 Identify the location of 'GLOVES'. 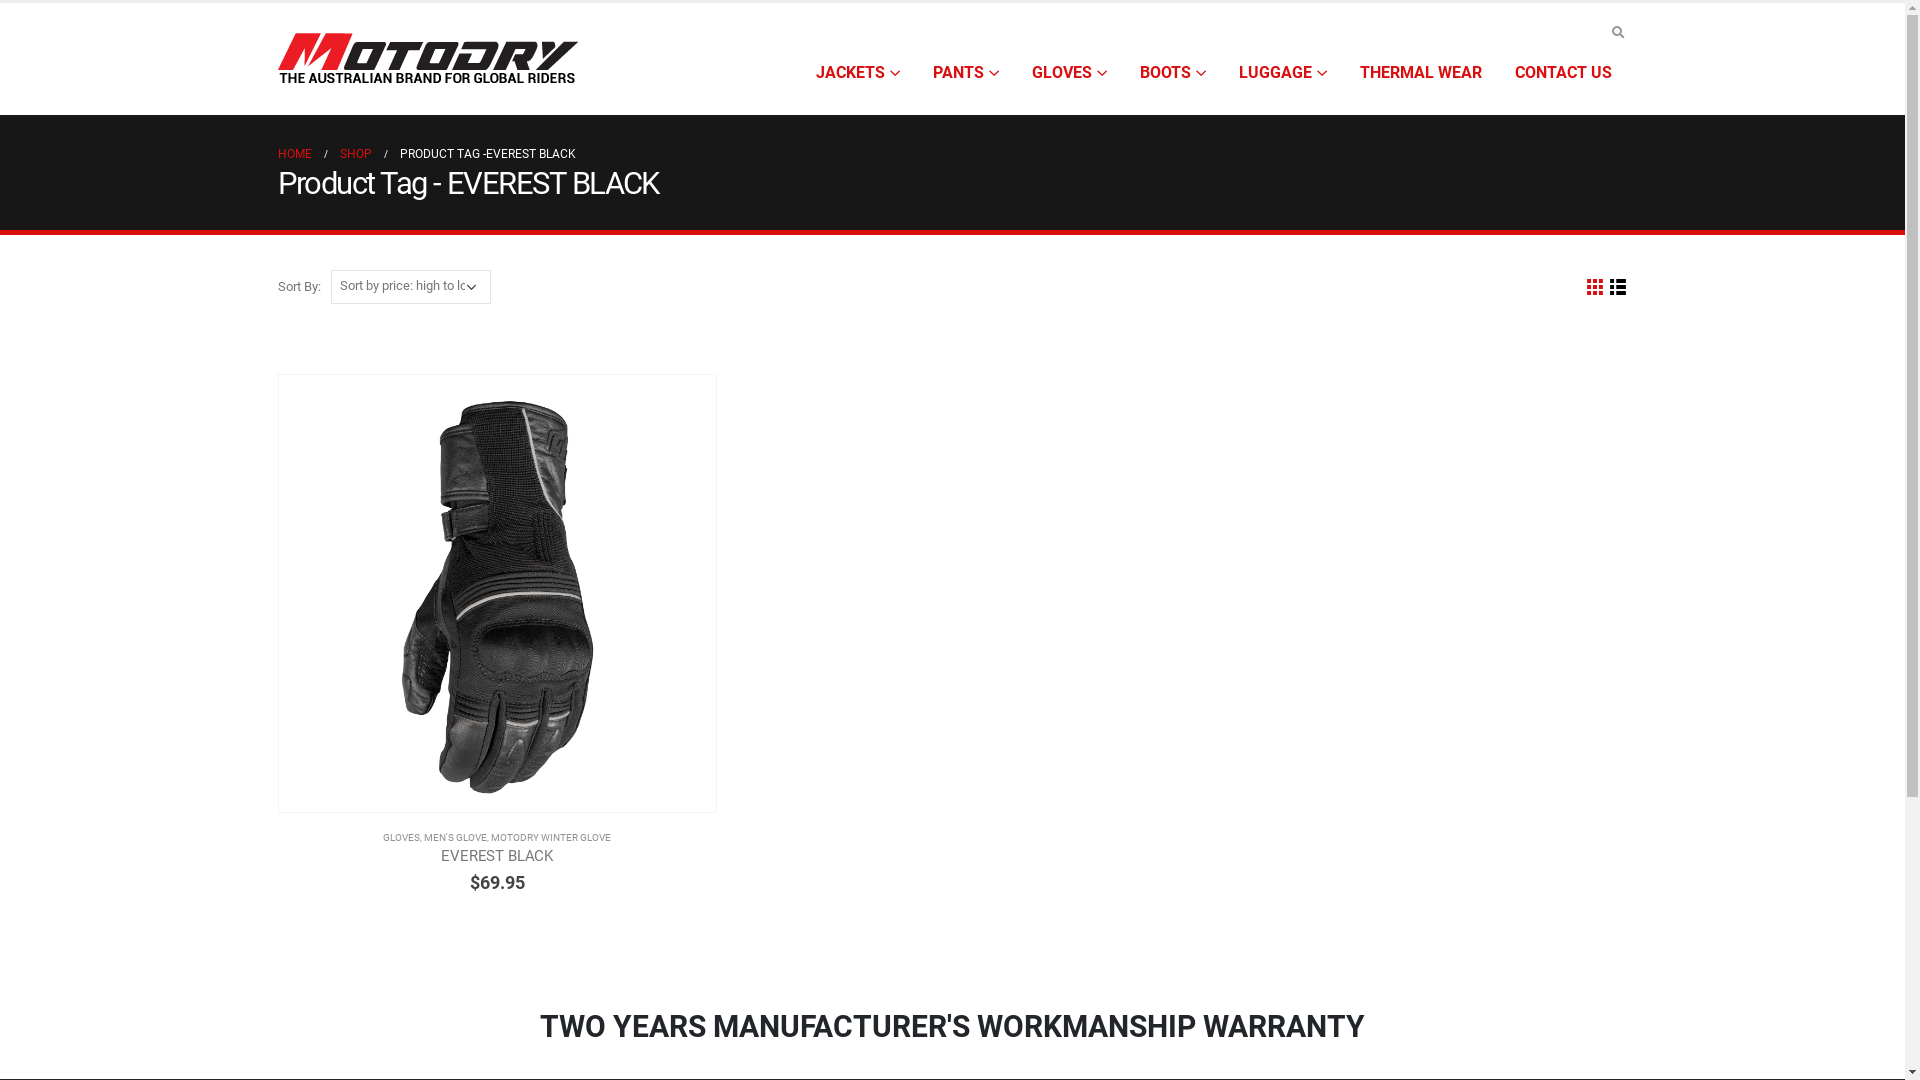
(1016, 72).